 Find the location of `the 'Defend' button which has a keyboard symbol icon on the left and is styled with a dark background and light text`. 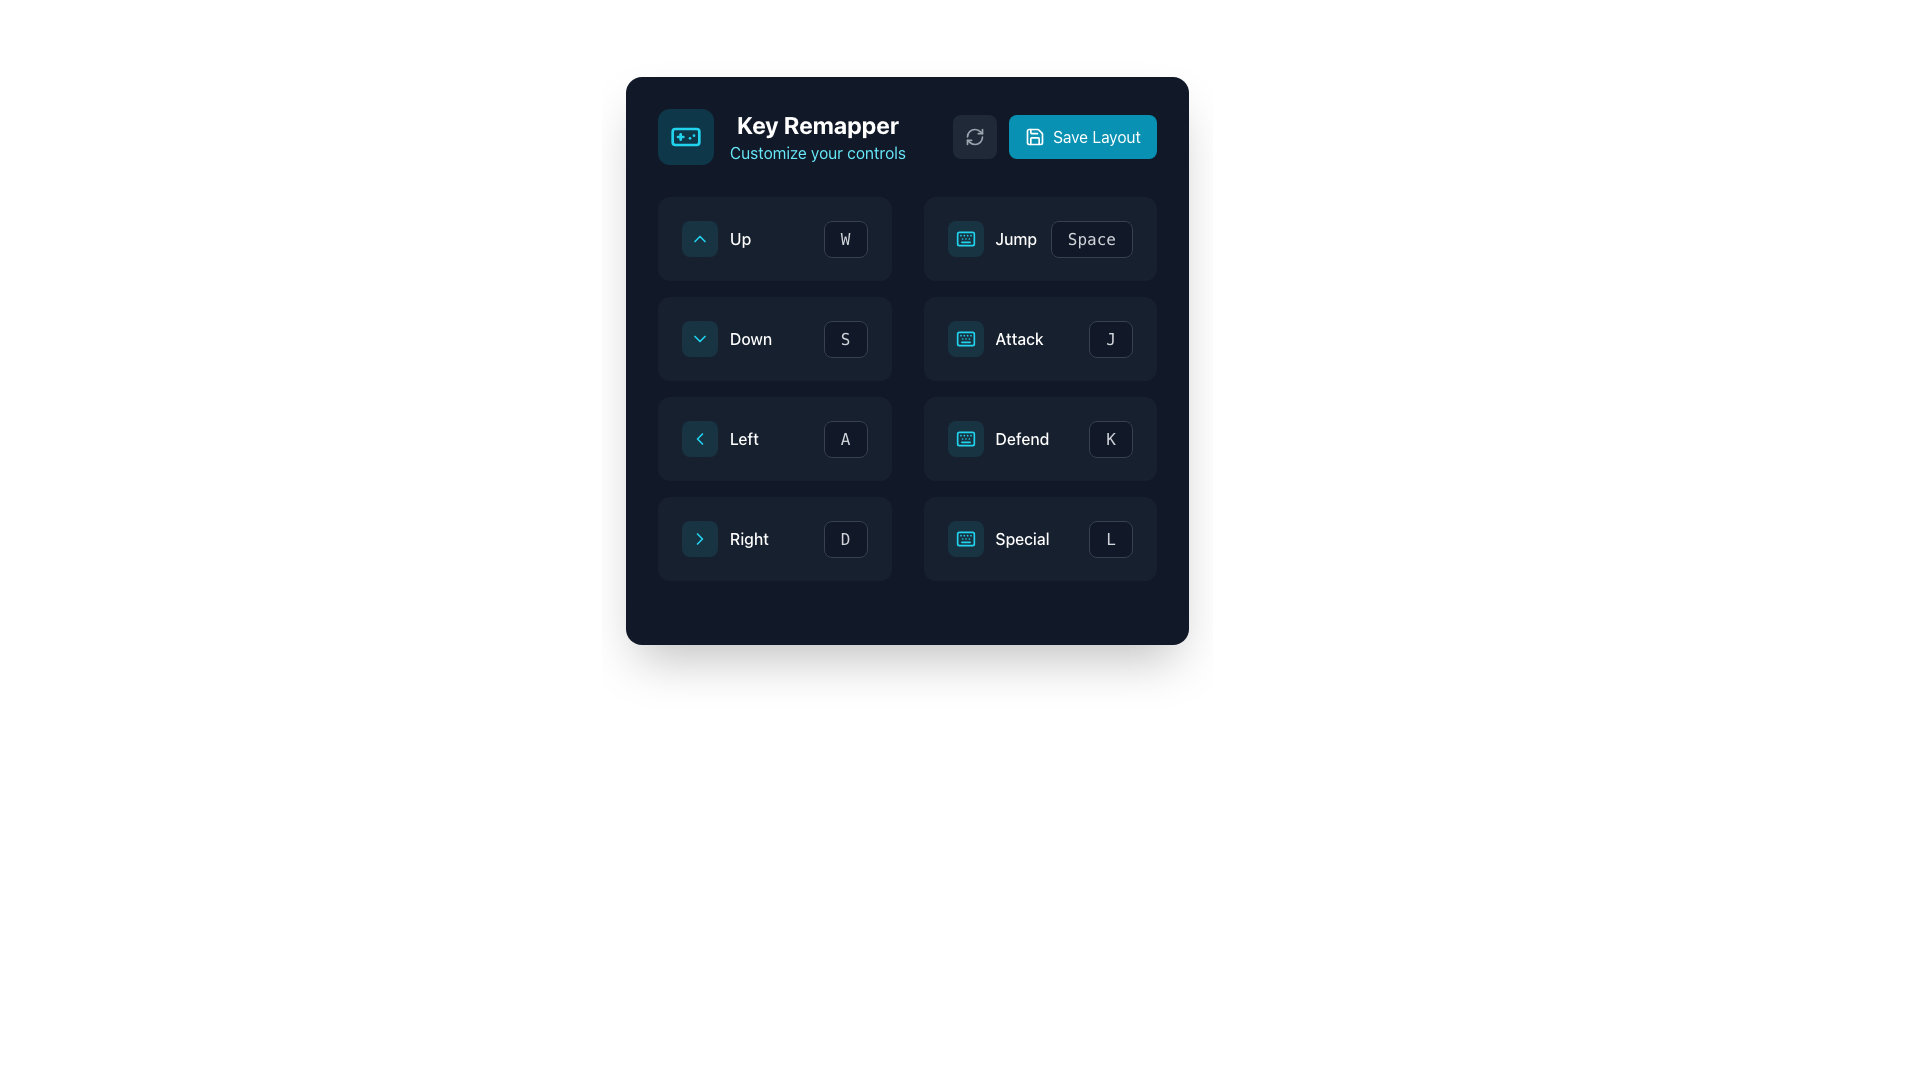

the 'Defend' button which has a keyboard symbol icon on the left and is styled with a dark background and light text is located at coordinates (998, 438).